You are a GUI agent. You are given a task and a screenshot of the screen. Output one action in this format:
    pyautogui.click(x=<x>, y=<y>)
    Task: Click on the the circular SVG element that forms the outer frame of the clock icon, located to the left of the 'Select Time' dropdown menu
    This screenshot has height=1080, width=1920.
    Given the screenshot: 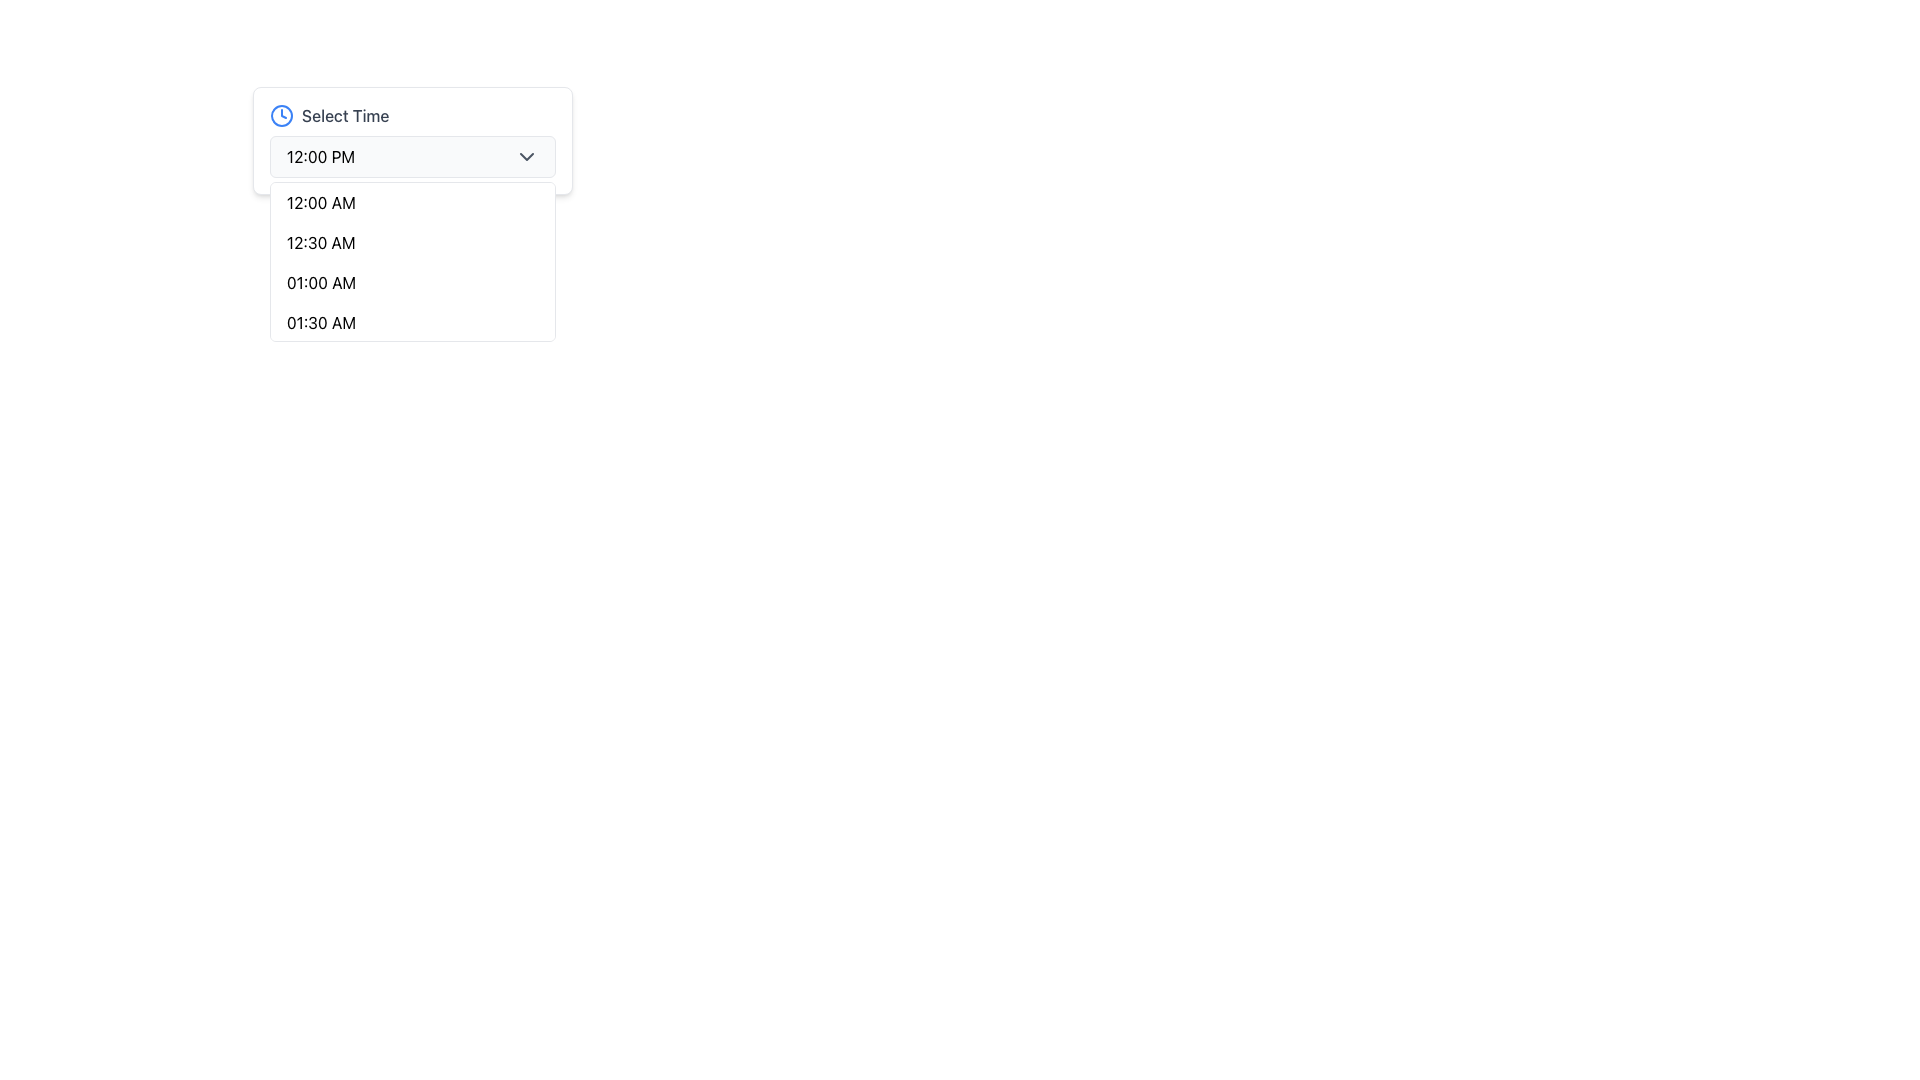 What is the action you would take?
    pyautogui.click(x=281, y=115)
    